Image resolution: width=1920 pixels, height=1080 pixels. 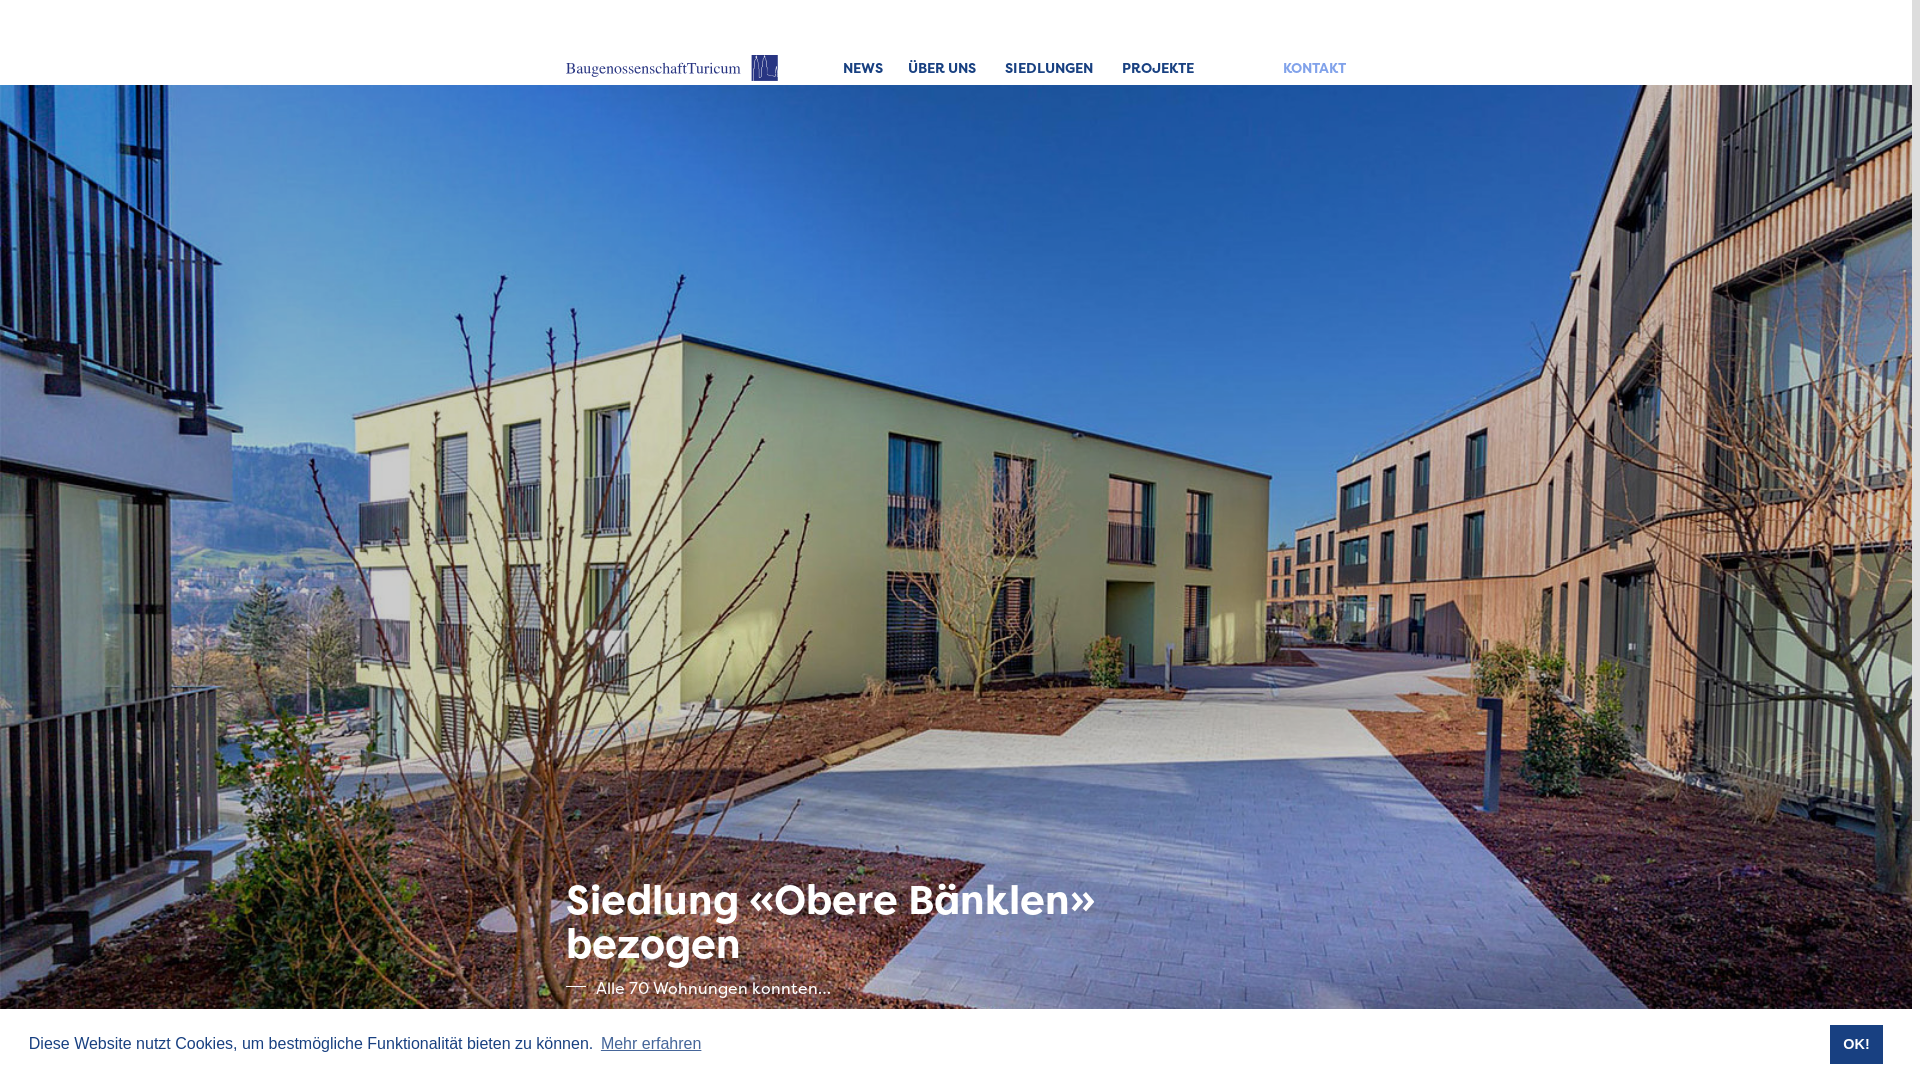 I want to click on 'PROJEKTE', so click(x=1122, y=67).